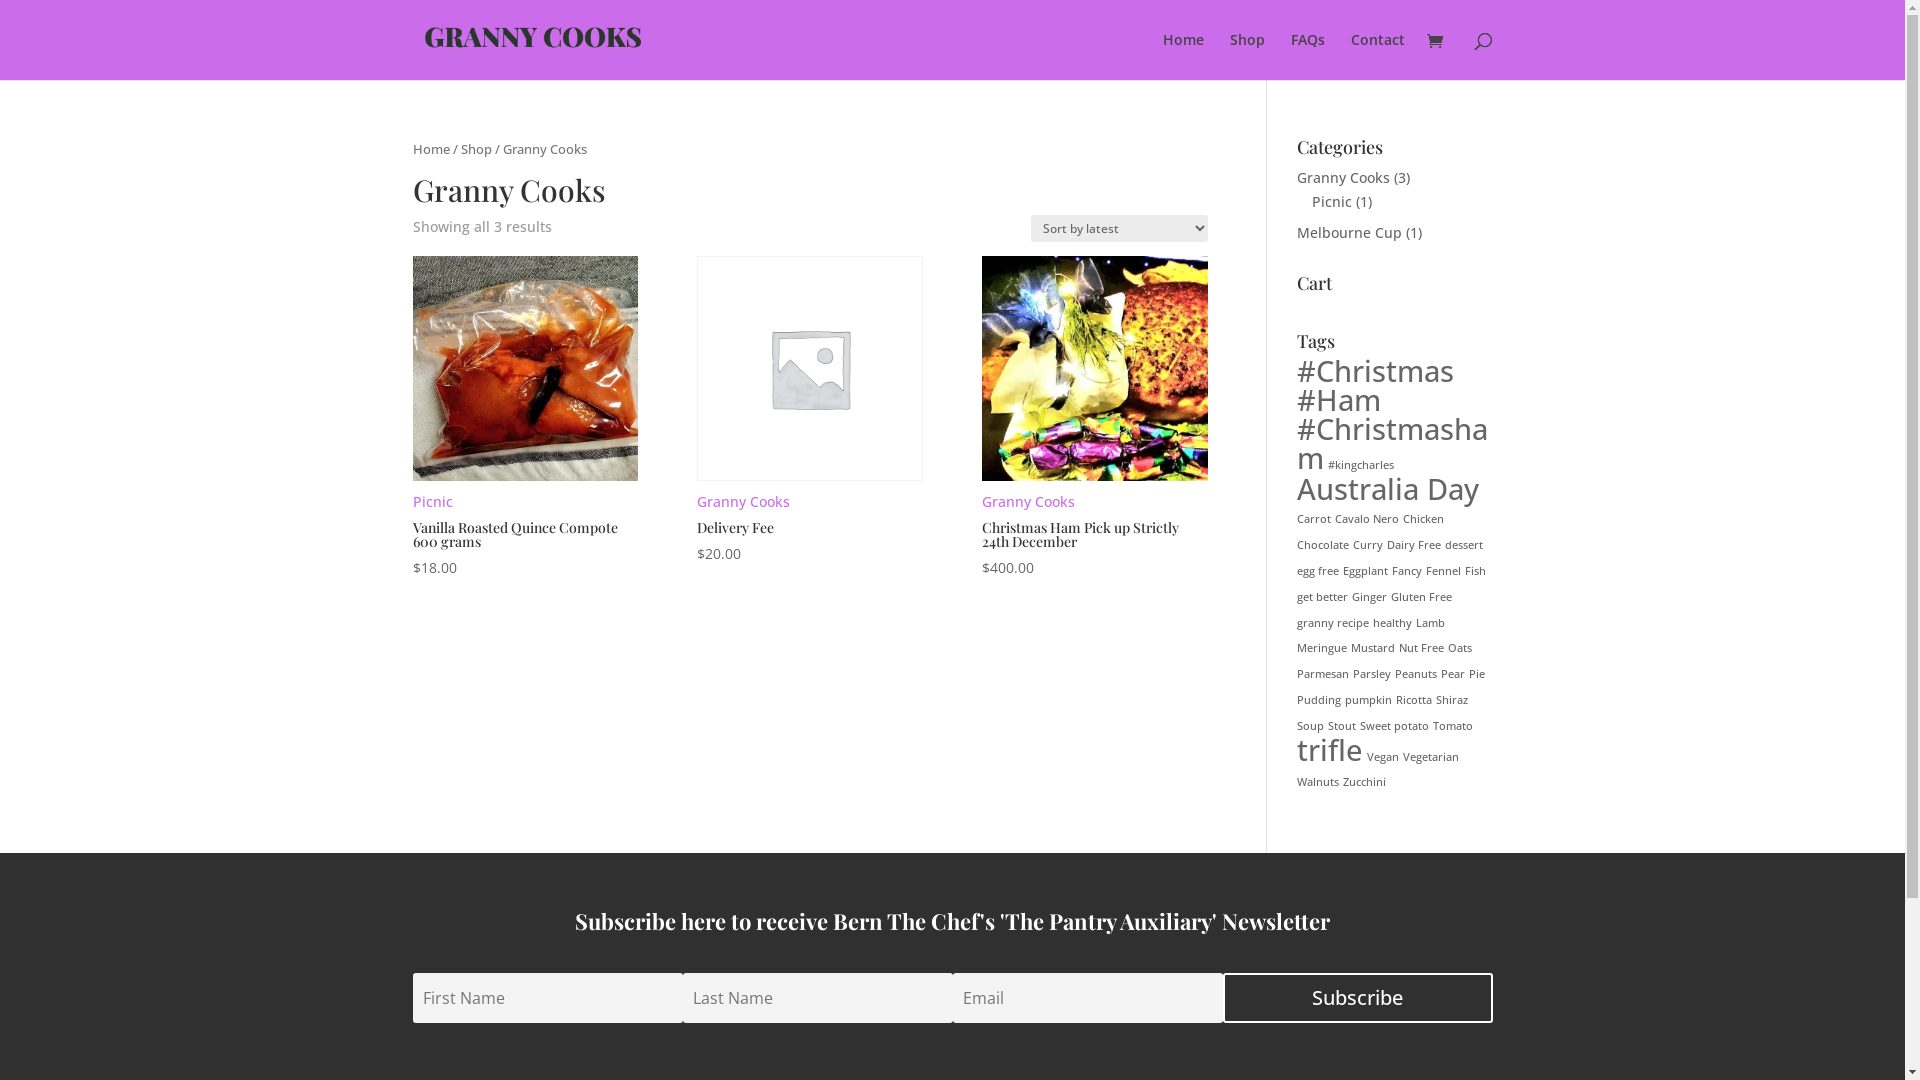 Image resolution: width=1920 pixels, height=1080 pixels. Describe the element at coordinates (1376, 55) in the screenshot. I see `'Contact'` at that location.